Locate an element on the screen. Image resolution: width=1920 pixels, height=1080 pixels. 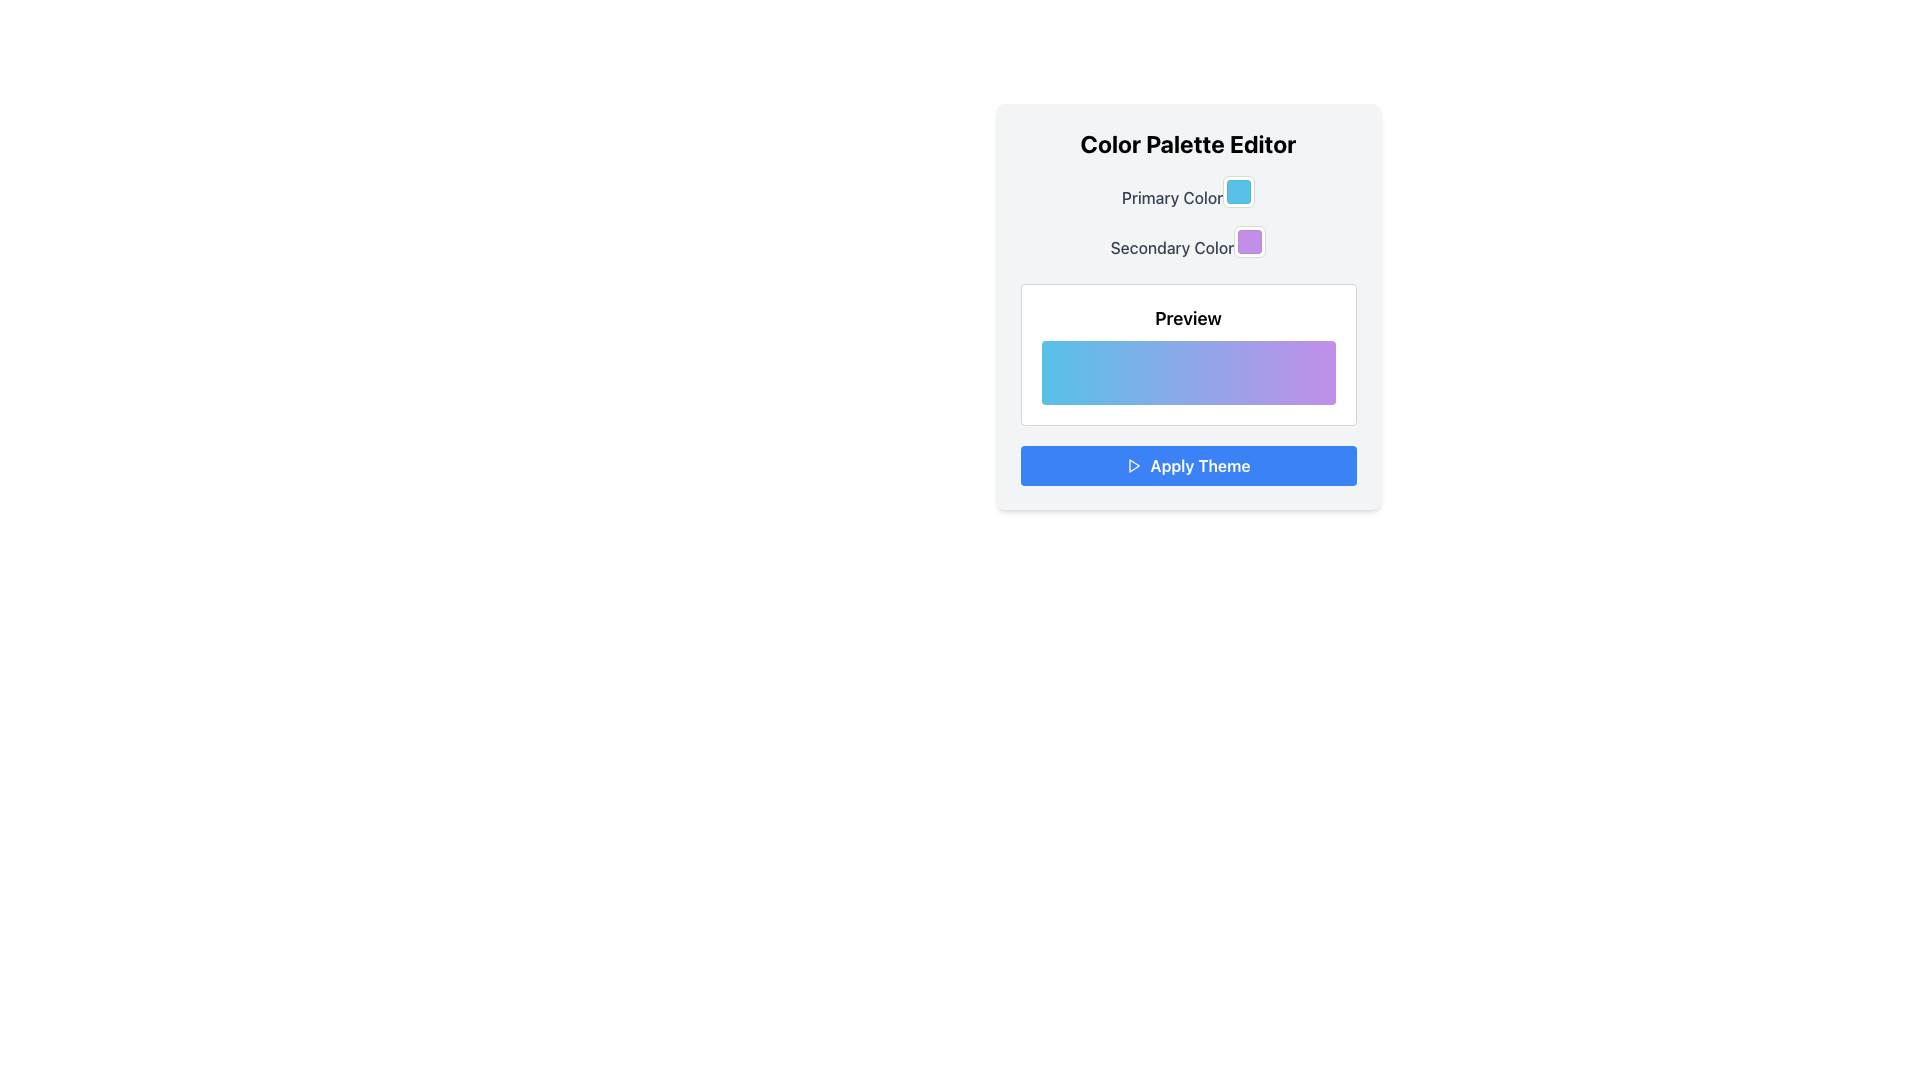
the bright blue color box is located at coordinates (1238, 192).